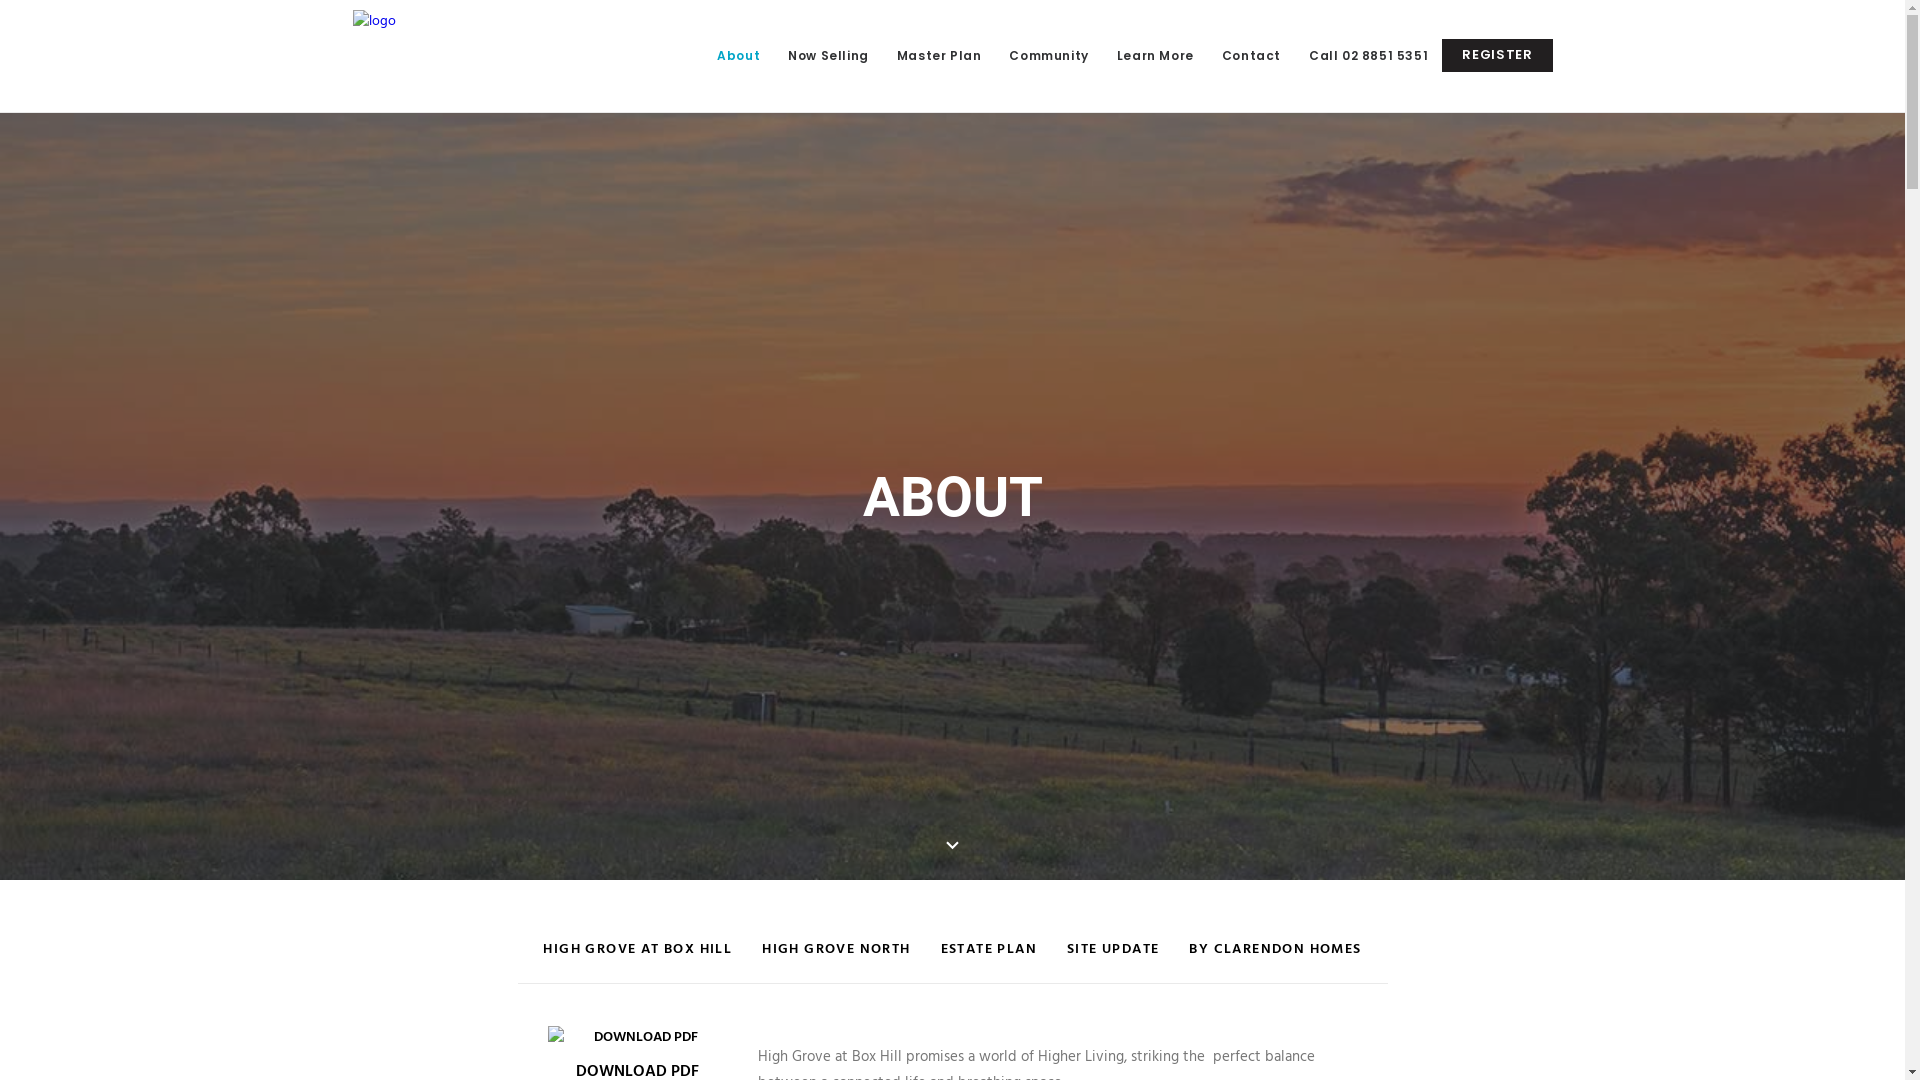  What do you see at coordinates (1155, 55) in the screenshot?
I see `'Learn More'` at bounding box center [1155, 55].